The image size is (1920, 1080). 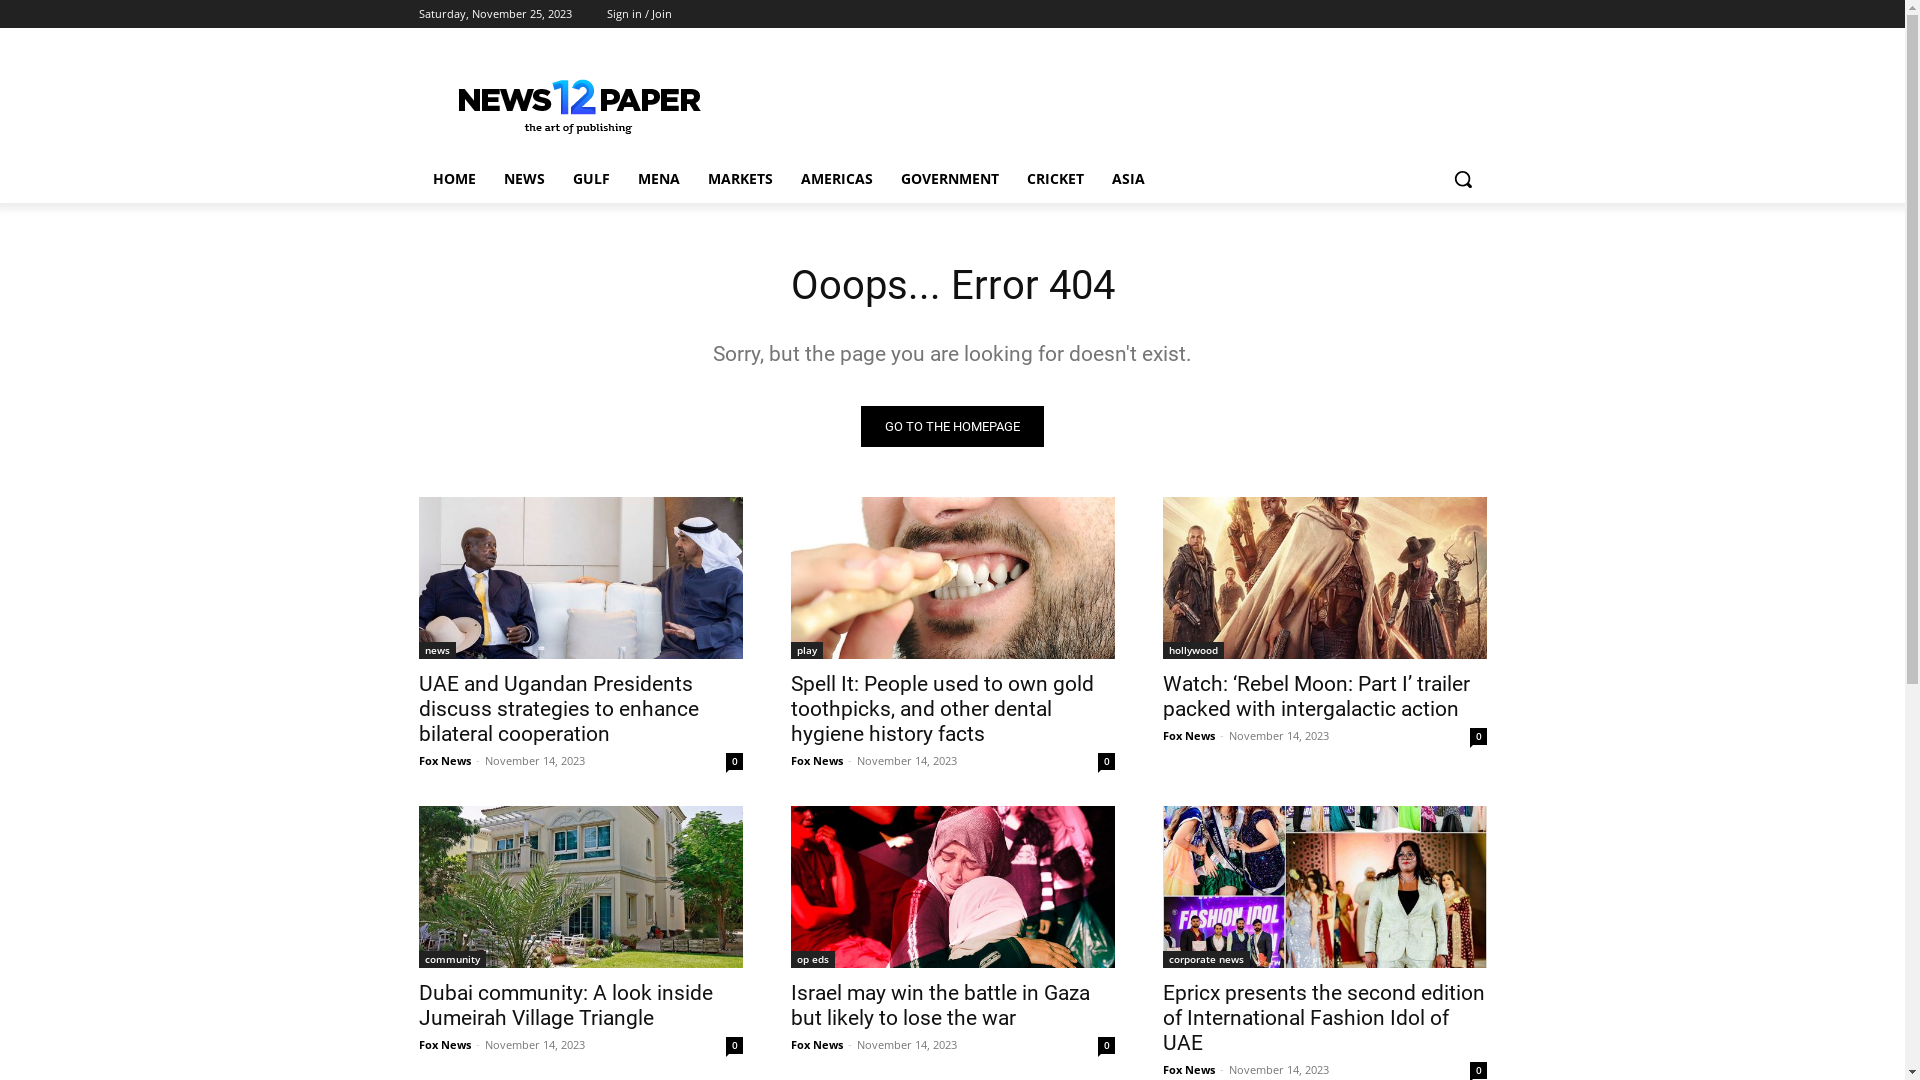 What do you see at coordinates (452, 177) in the screenshot?
I see `'HOME'` at bounding box center [452, 177].